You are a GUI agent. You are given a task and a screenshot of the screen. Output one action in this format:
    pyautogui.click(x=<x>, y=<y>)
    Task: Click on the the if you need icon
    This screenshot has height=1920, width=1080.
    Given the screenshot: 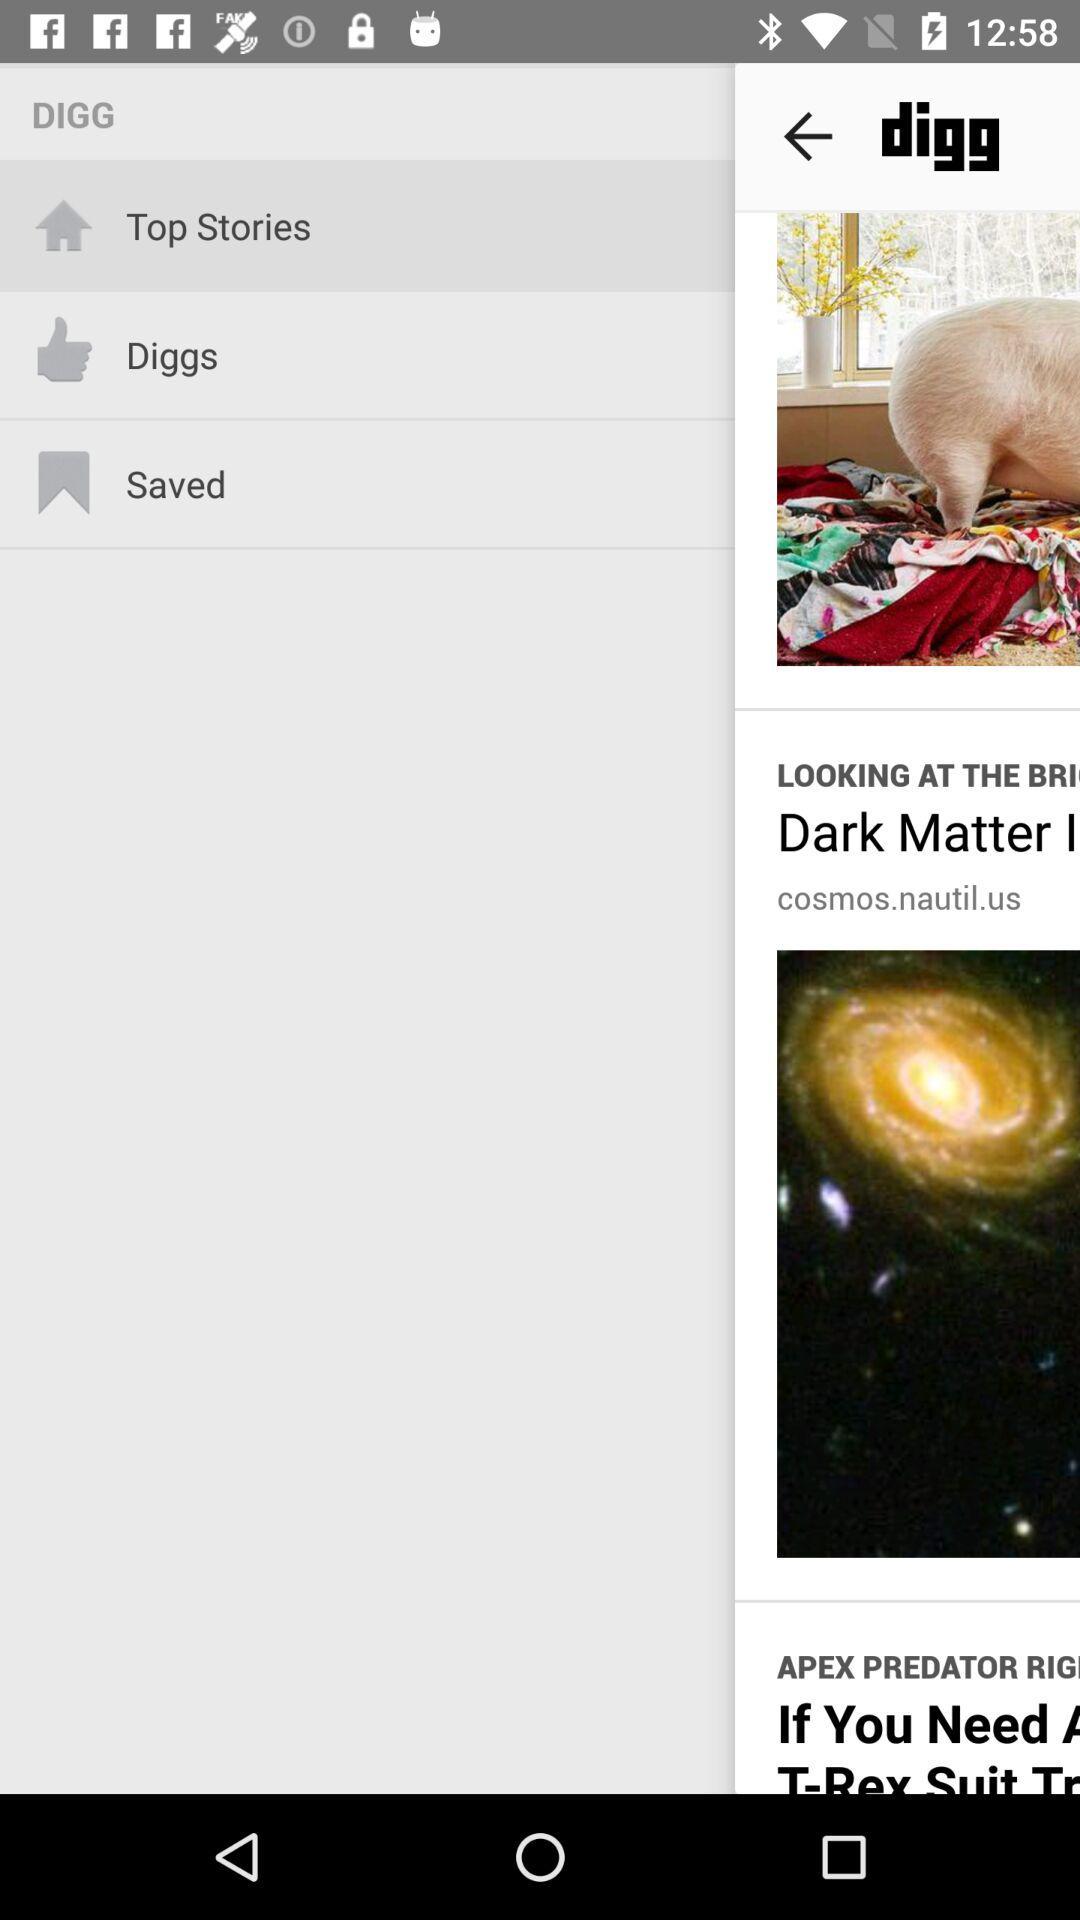 What is the action you would take?
    pyautogui.click(x=928, y=1739)
    